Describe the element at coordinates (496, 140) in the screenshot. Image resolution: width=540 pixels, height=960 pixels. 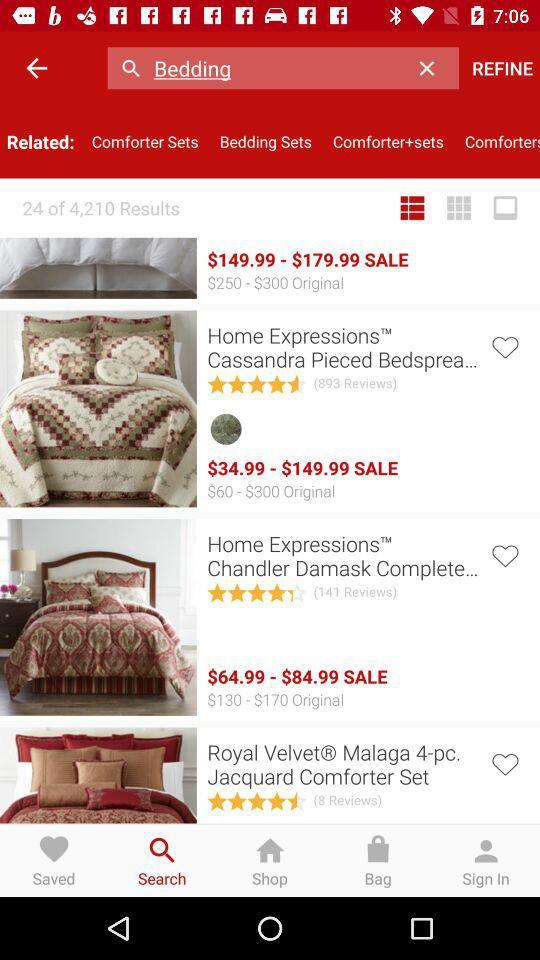
I see `icon to the right of comforter+sets icon` at that location.